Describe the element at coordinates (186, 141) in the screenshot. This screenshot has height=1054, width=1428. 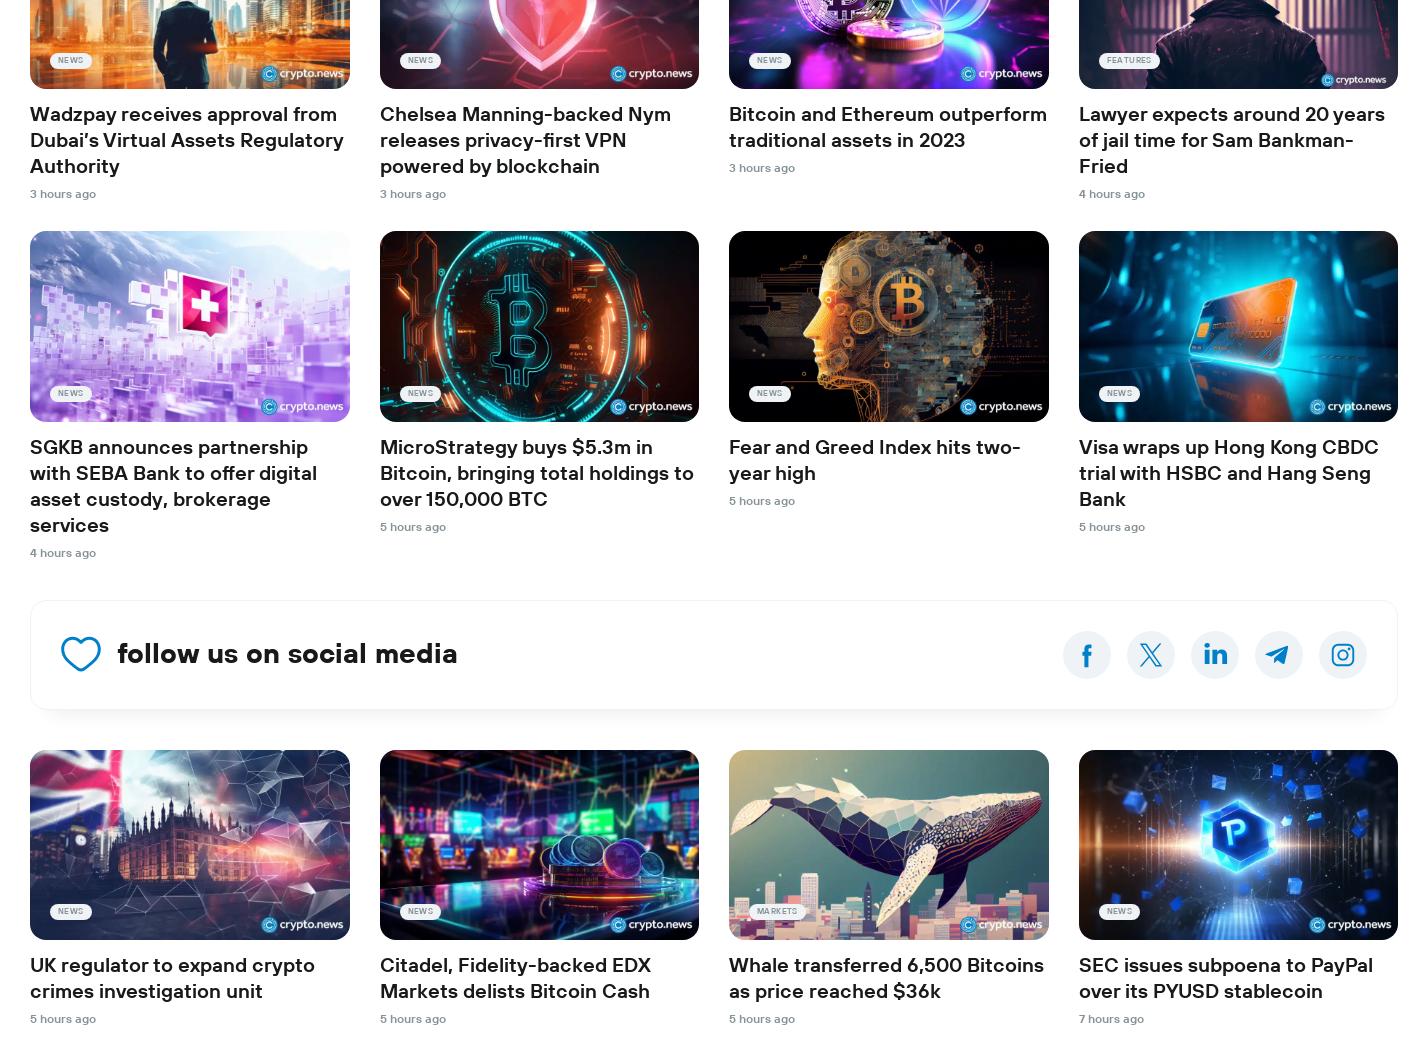
I see `'Wadzpay receives approval from Dubai’s Virtual Assets Regulatory Authority'` at that location.